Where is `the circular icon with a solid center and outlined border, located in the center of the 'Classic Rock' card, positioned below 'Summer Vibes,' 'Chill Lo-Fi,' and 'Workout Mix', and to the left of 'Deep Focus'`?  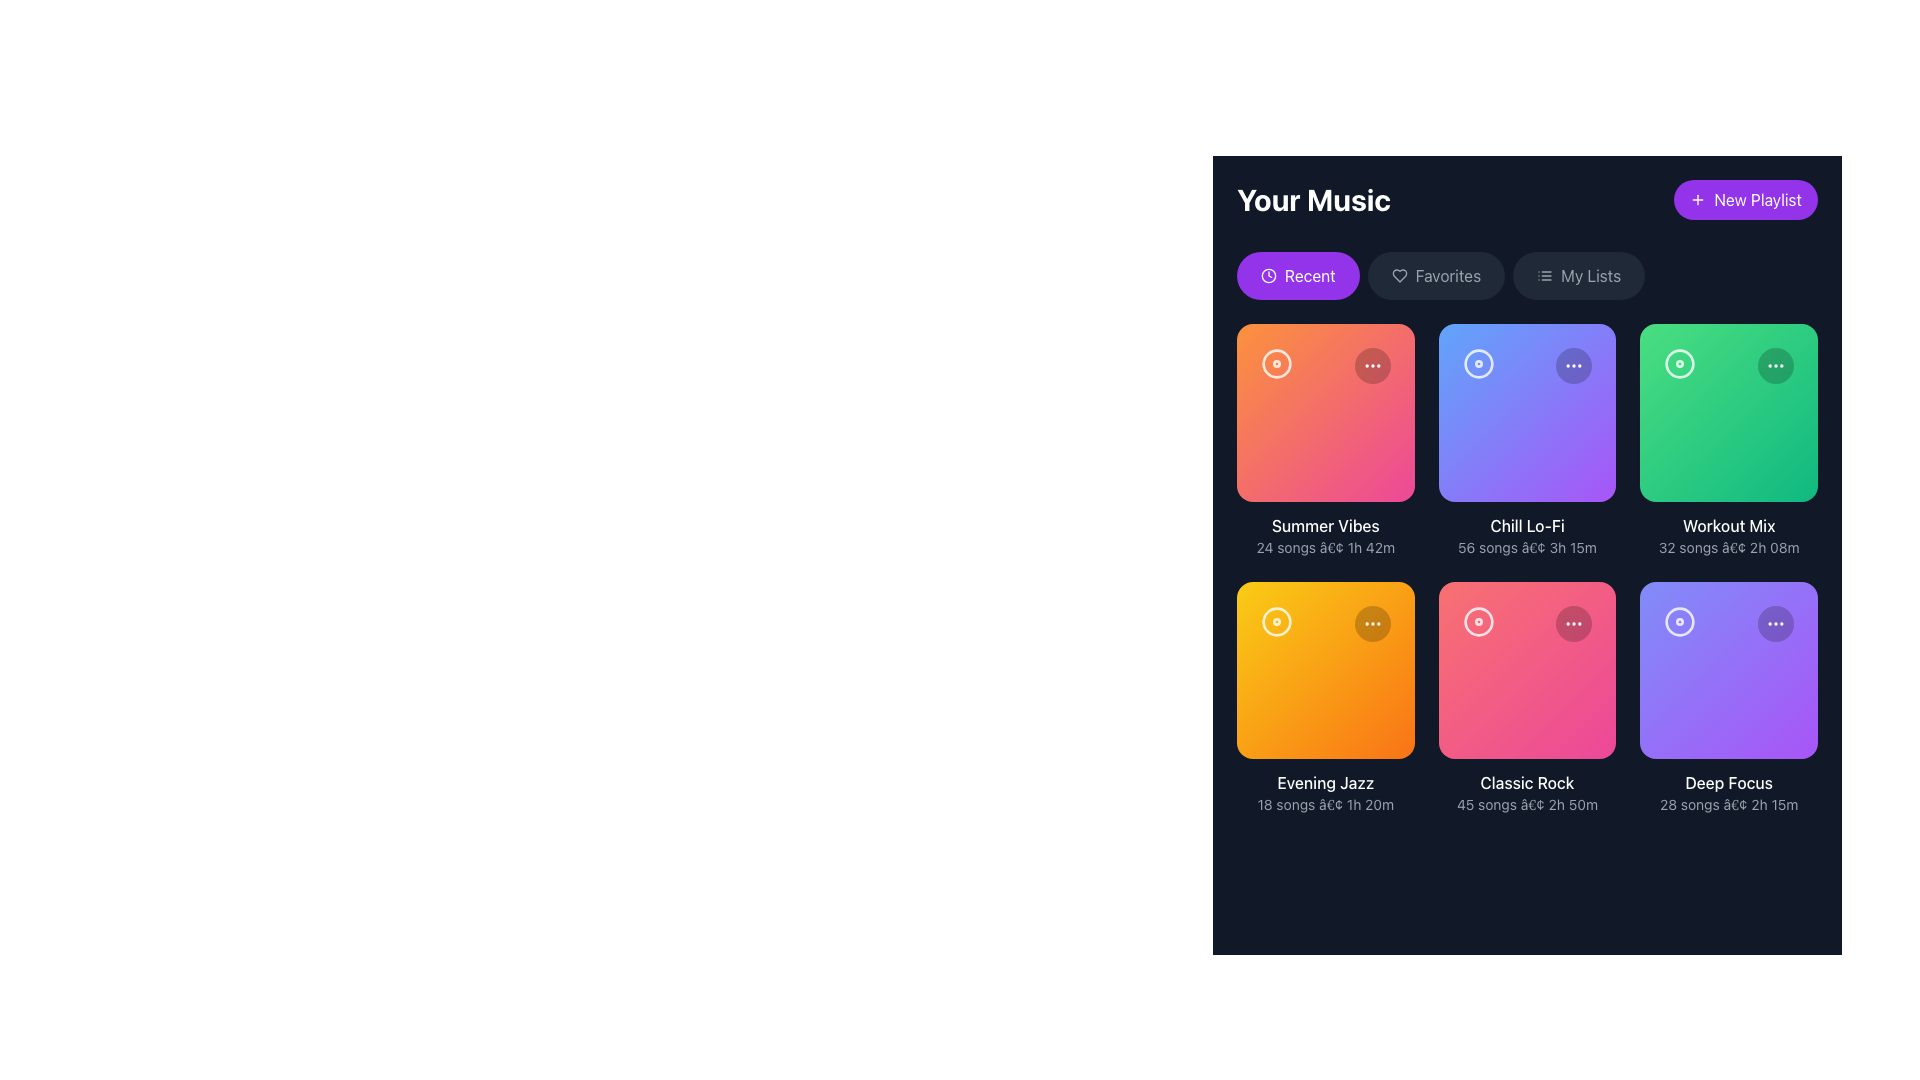 the circular icon with a solid center and outlined border, located in the center of the 'Classic Rock' card, positioned below 'Summer Vibes,' 'Chill Lo-Fi,' and 'Workout Mix', and to the left of 'Deep Focus' is located at coordinates (1478, 620).